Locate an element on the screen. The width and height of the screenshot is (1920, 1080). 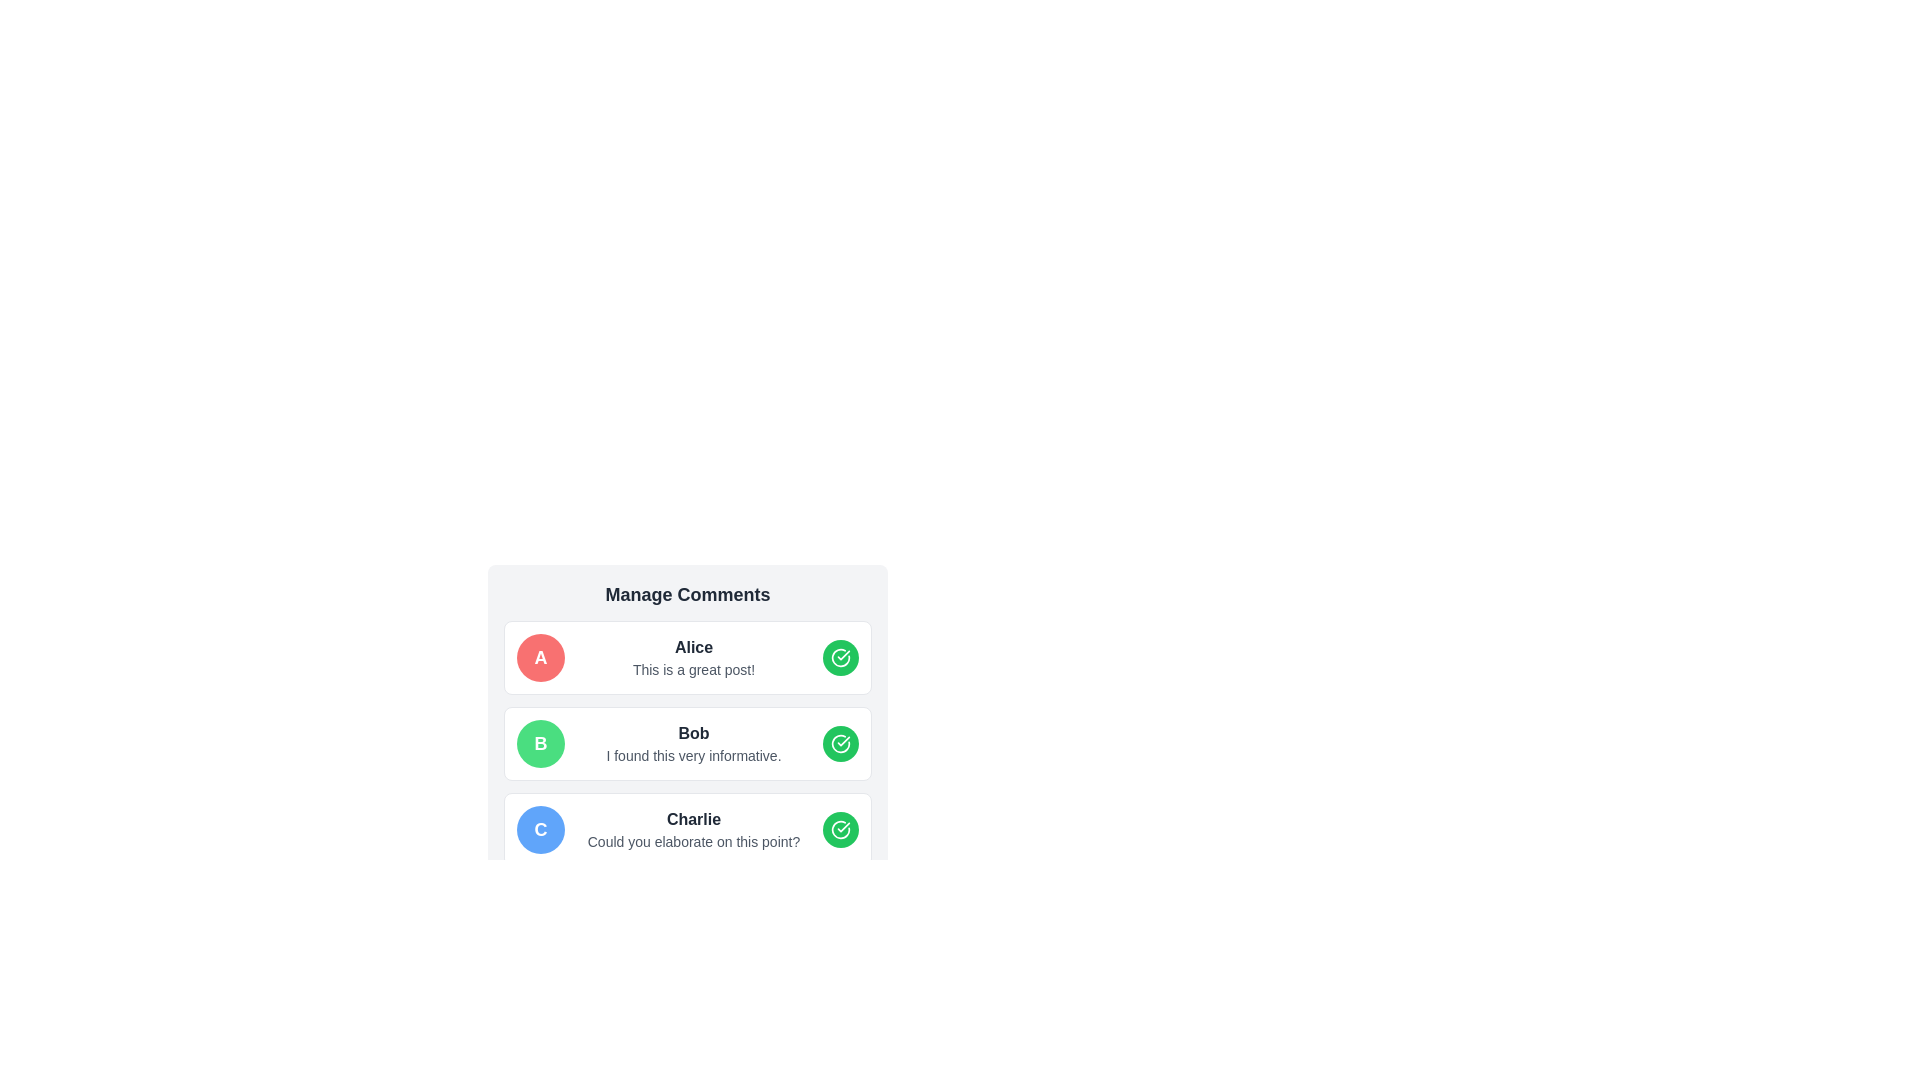
the second checkmark icon indicating that Bob's comment has been approved is located at coordinates (840, 829).